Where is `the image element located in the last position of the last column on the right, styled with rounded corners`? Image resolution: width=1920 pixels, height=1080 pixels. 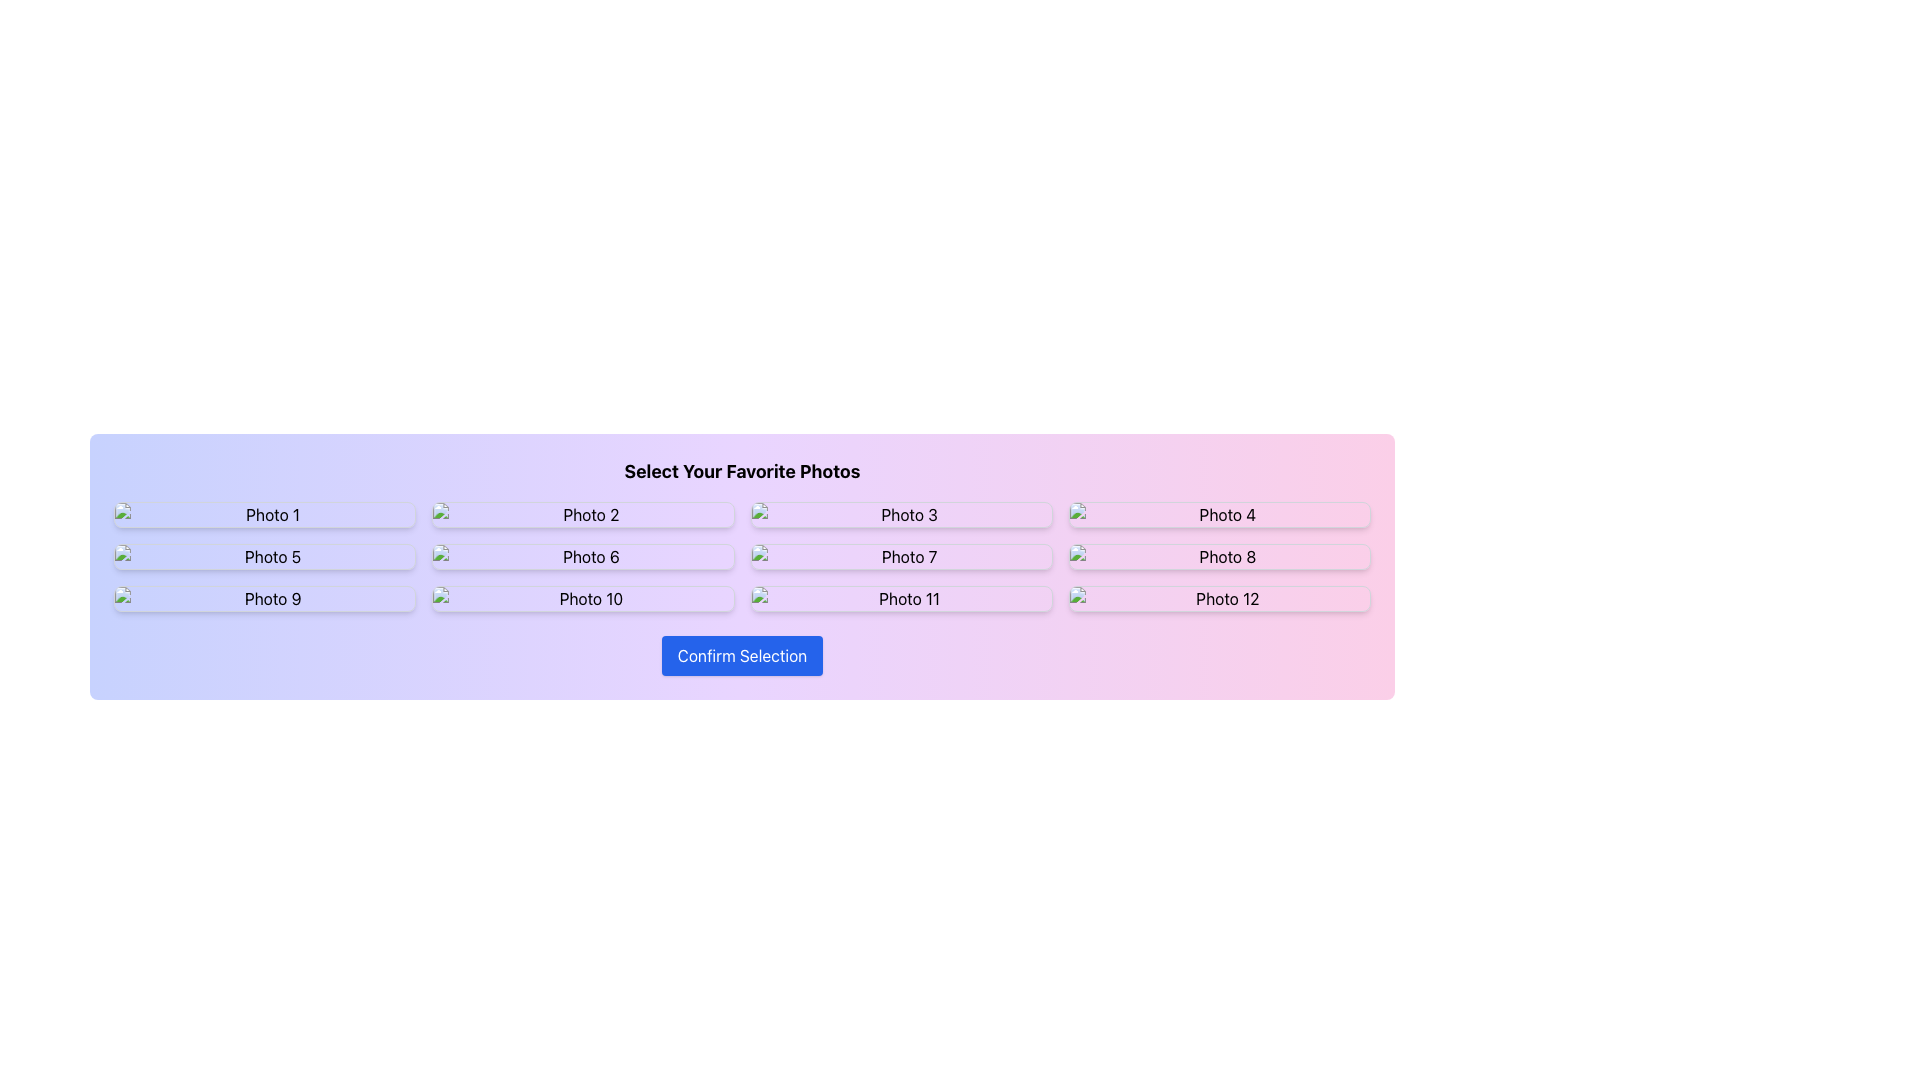
the image element located in the last position of the last column on the right, styled with rounded corners is located at coordinates (1218, 597).